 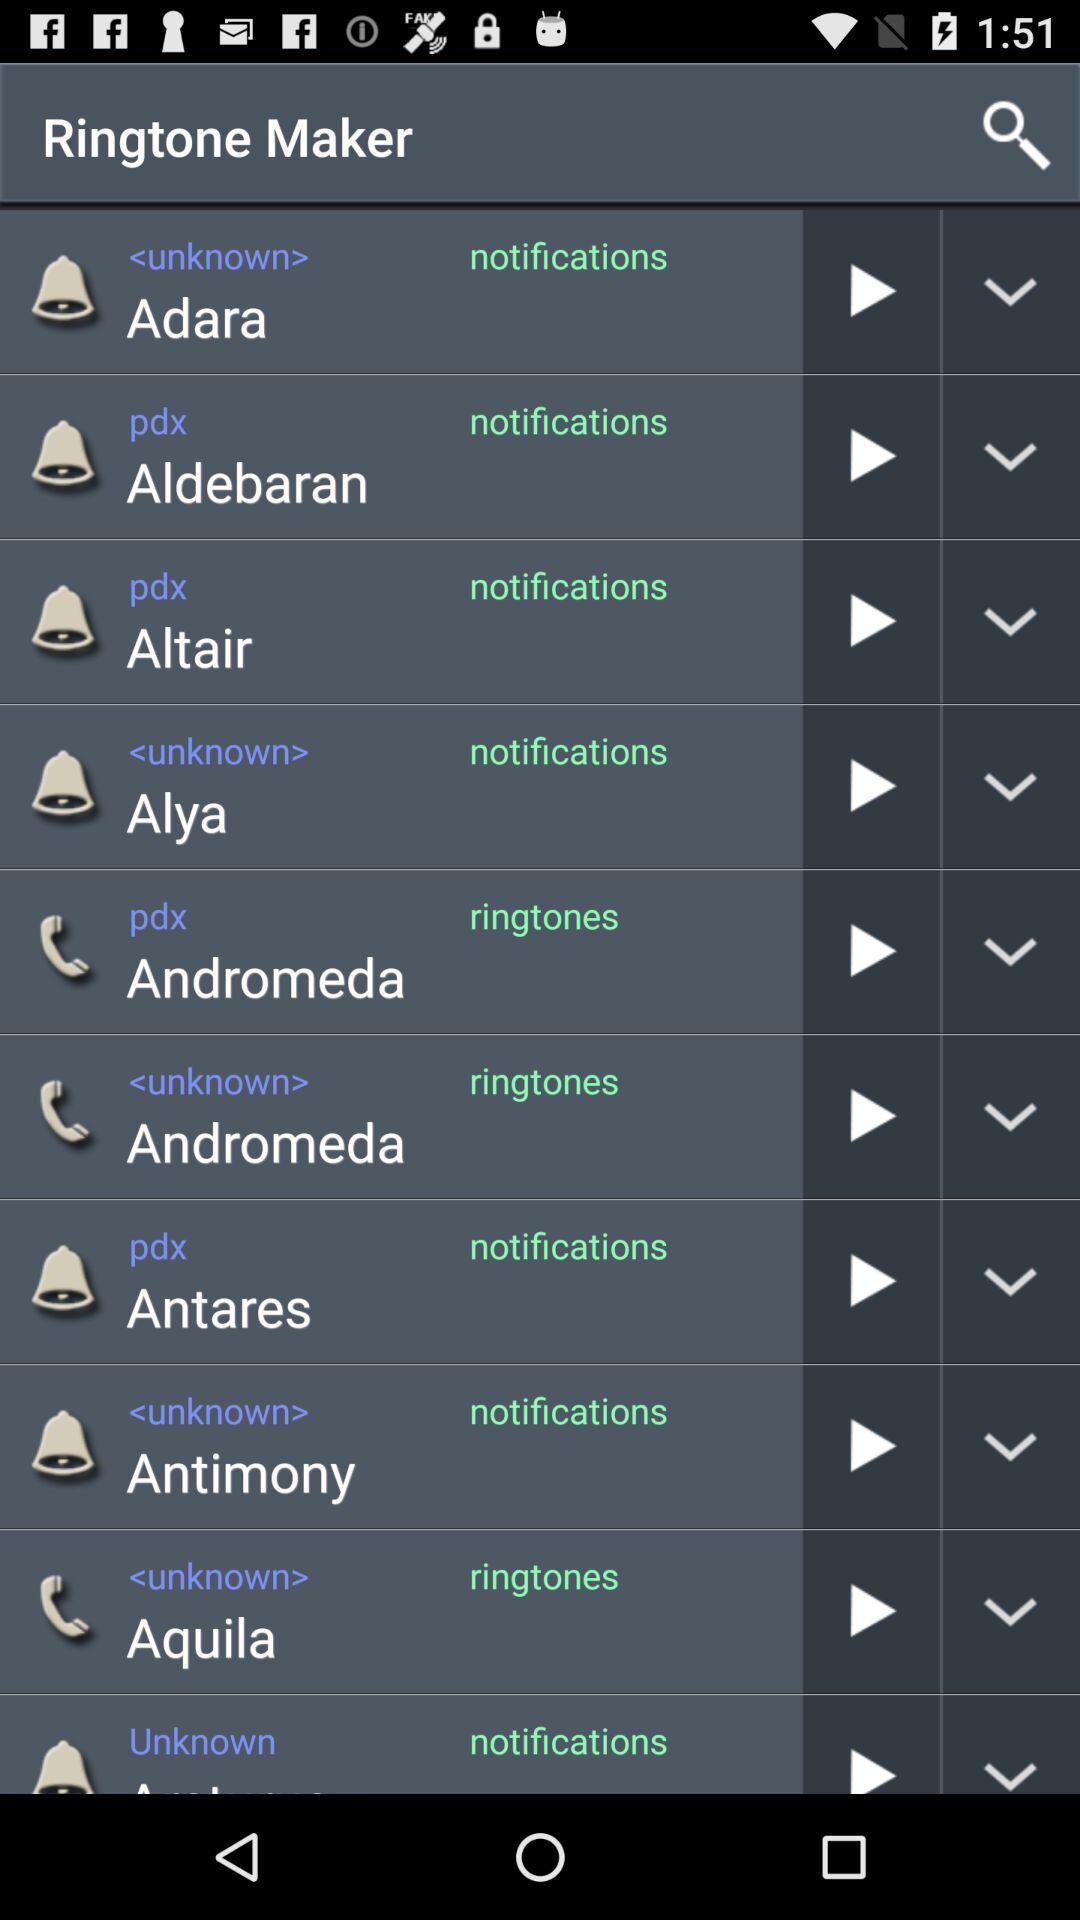 I want to click on item to the left of notifications, so click(x=239, y=1471).